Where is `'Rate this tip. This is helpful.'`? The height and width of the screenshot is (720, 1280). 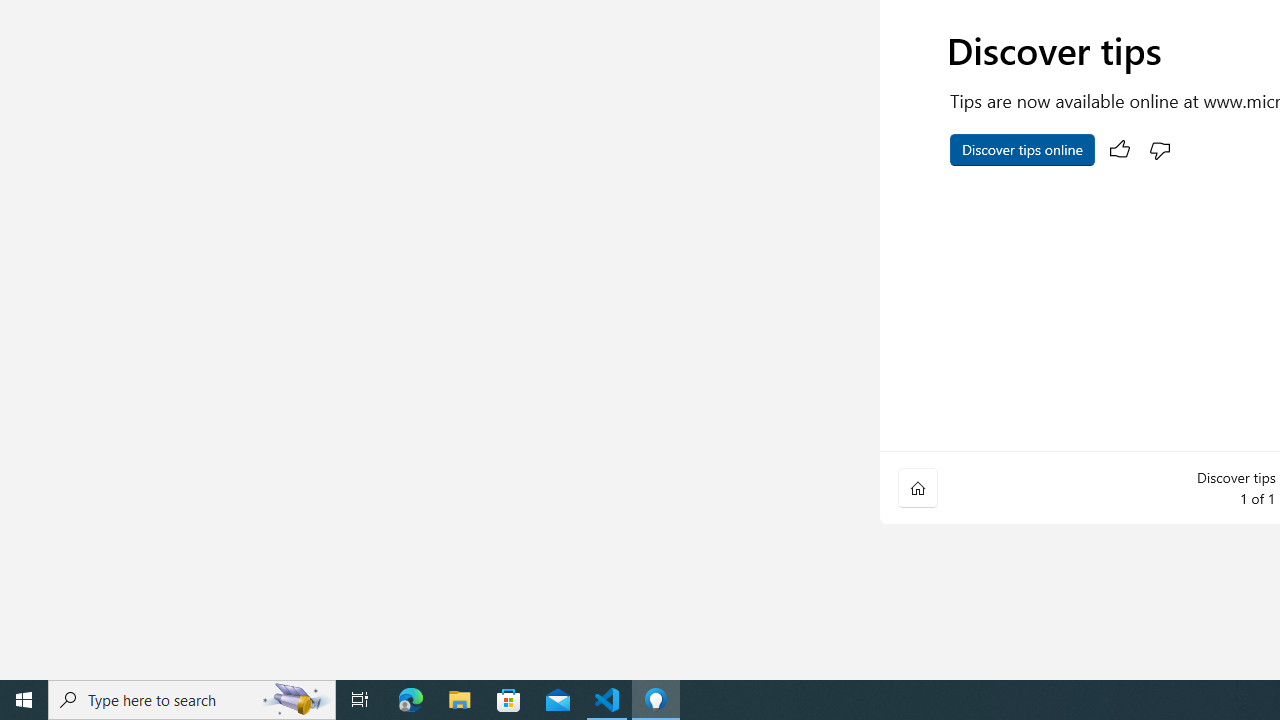 'Rate this tip. This is helpful.' is located at coordinates (1120, 149).